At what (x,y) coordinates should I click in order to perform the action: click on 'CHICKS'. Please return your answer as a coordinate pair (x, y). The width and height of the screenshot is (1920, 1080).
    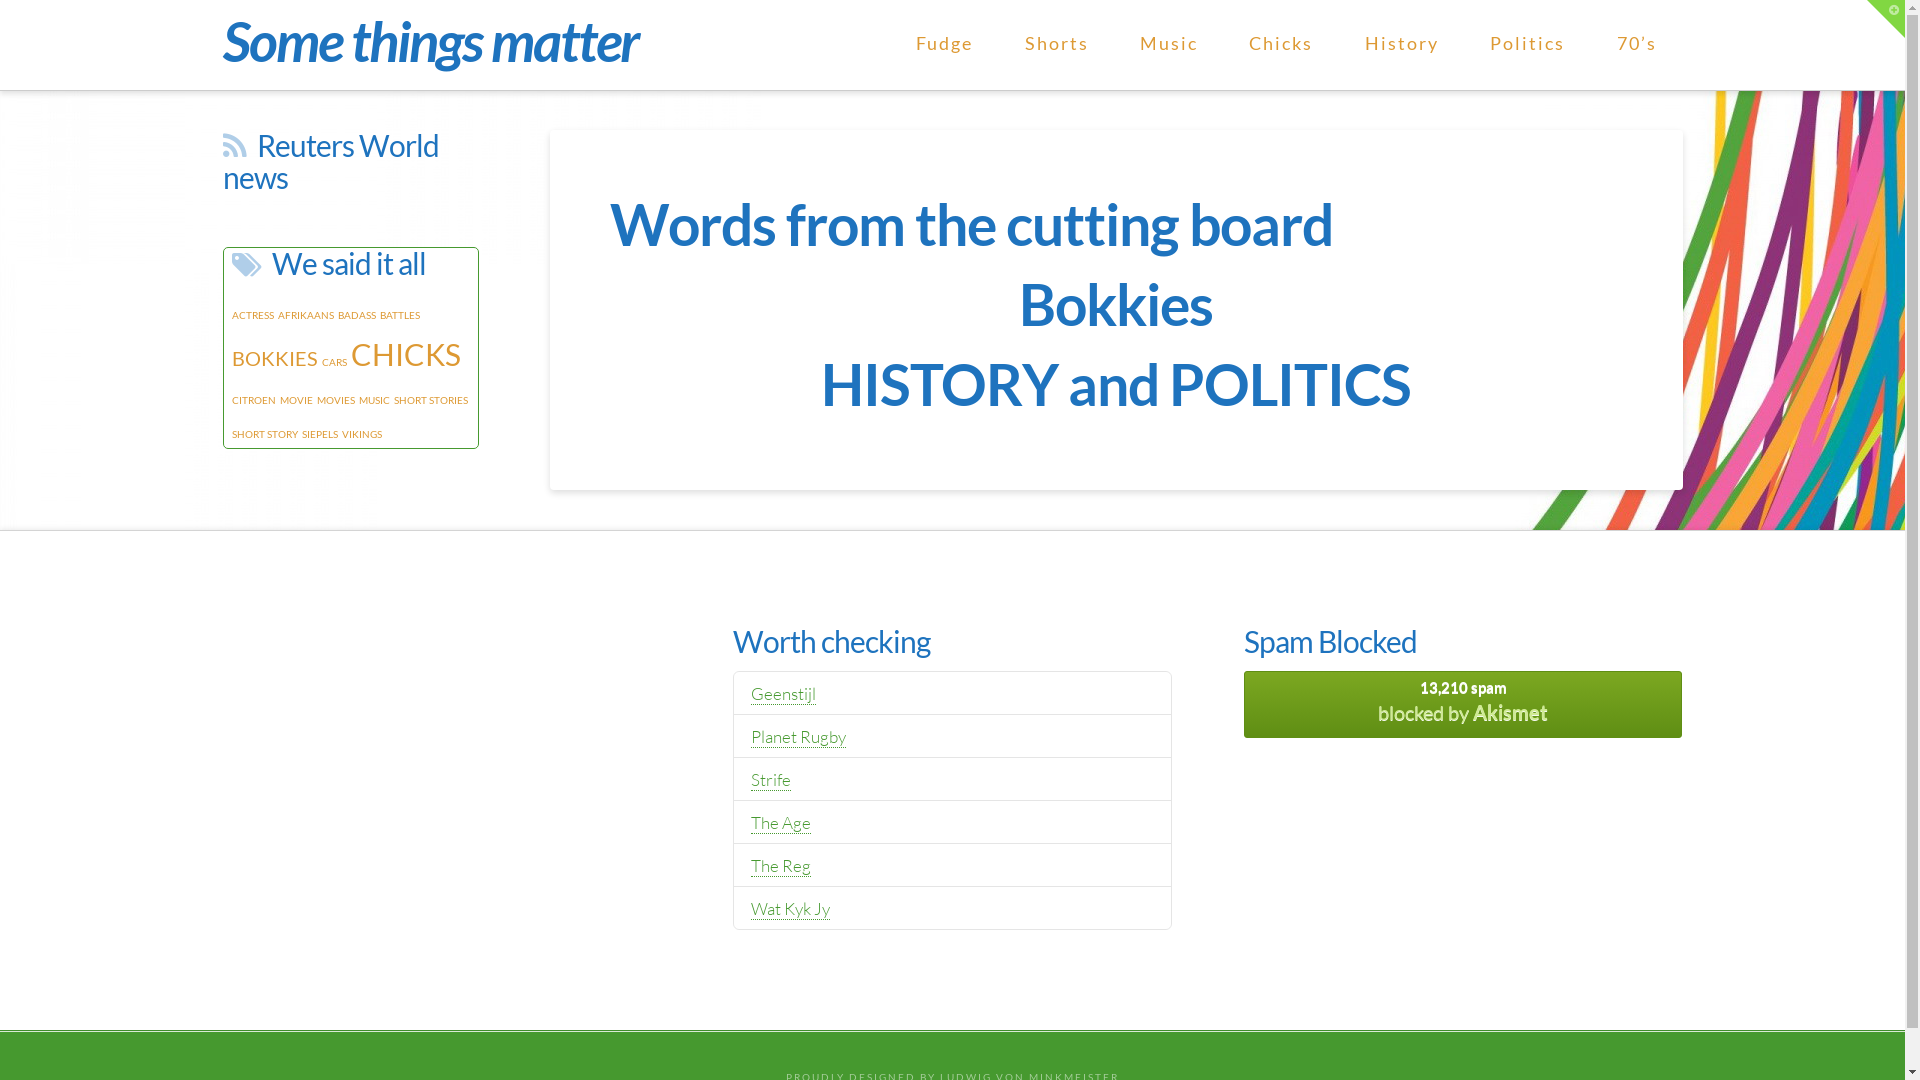
    Looking at the image, I should click on (403, 353).